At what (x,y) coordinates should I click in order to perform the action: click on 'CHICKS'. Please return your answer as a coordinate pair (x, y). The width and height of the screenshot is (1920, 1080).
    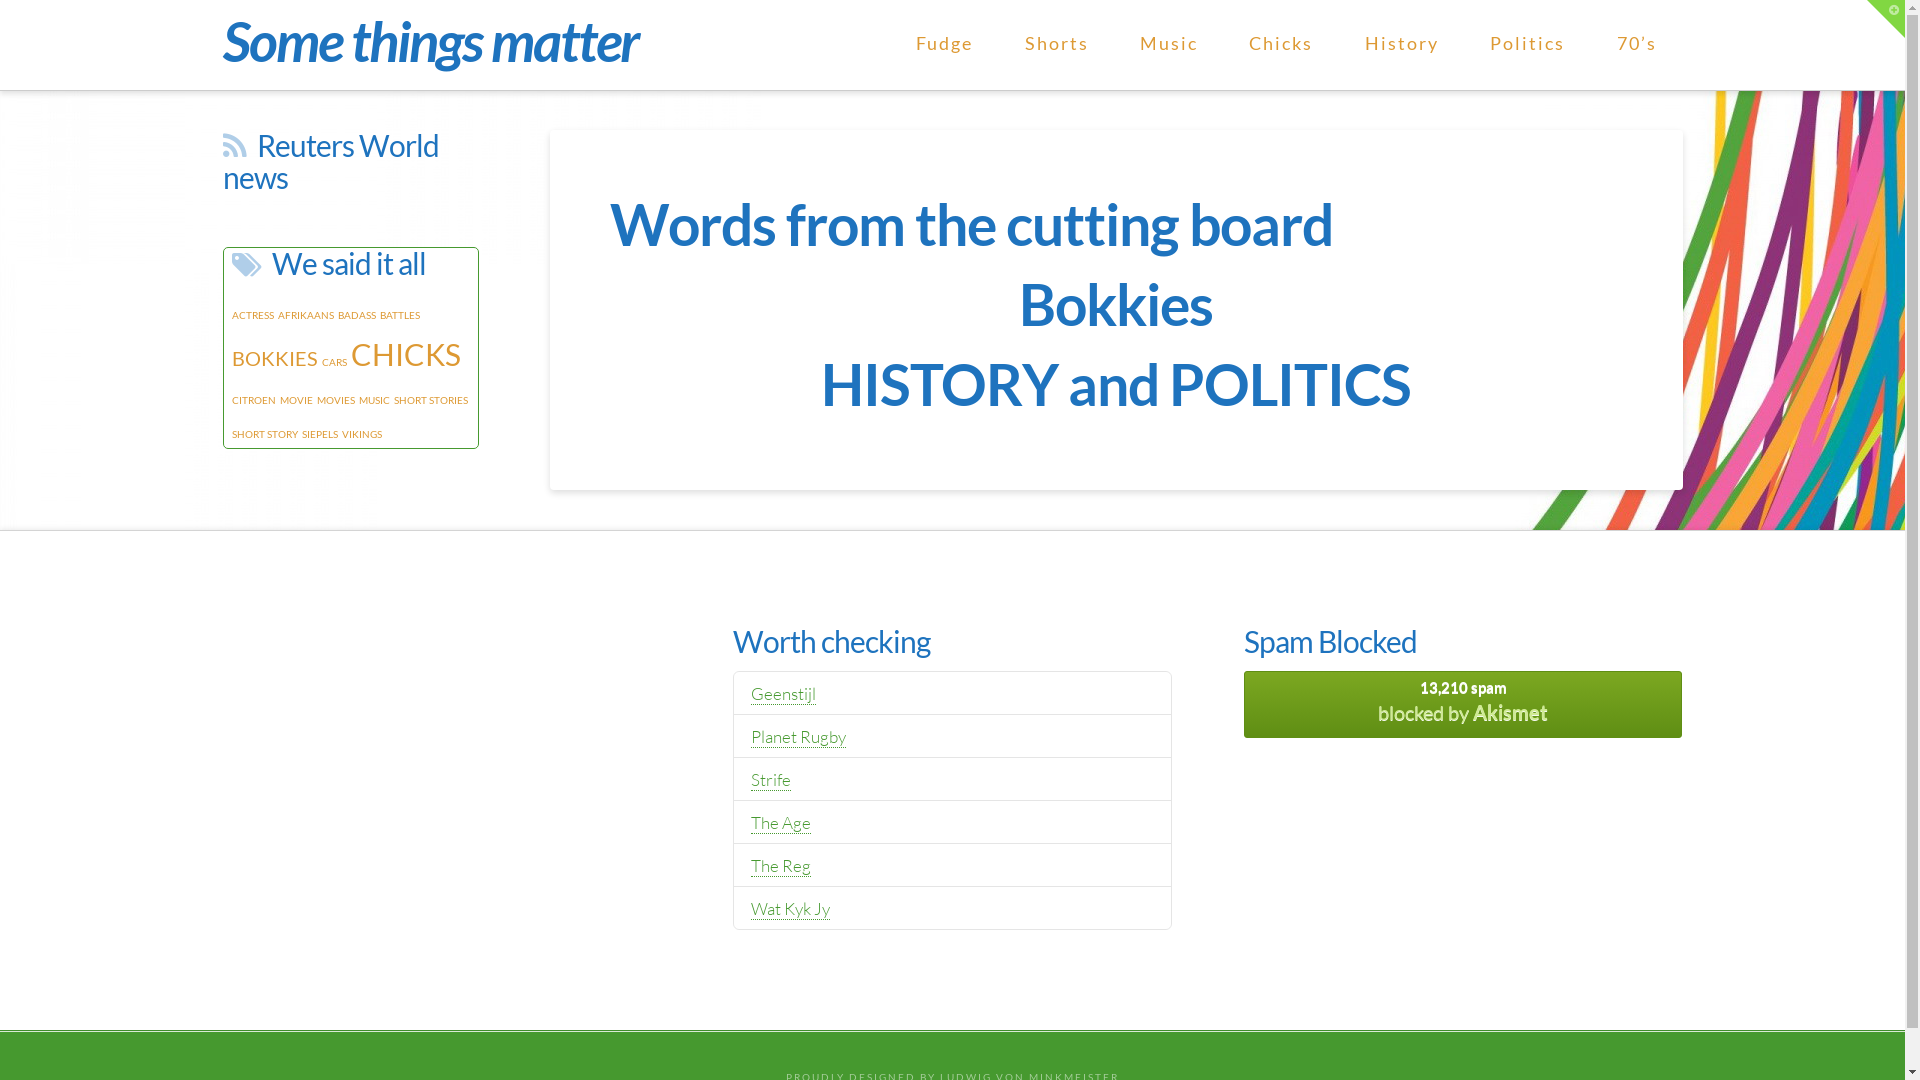
    Looking at the image, I should click on (403, 353).